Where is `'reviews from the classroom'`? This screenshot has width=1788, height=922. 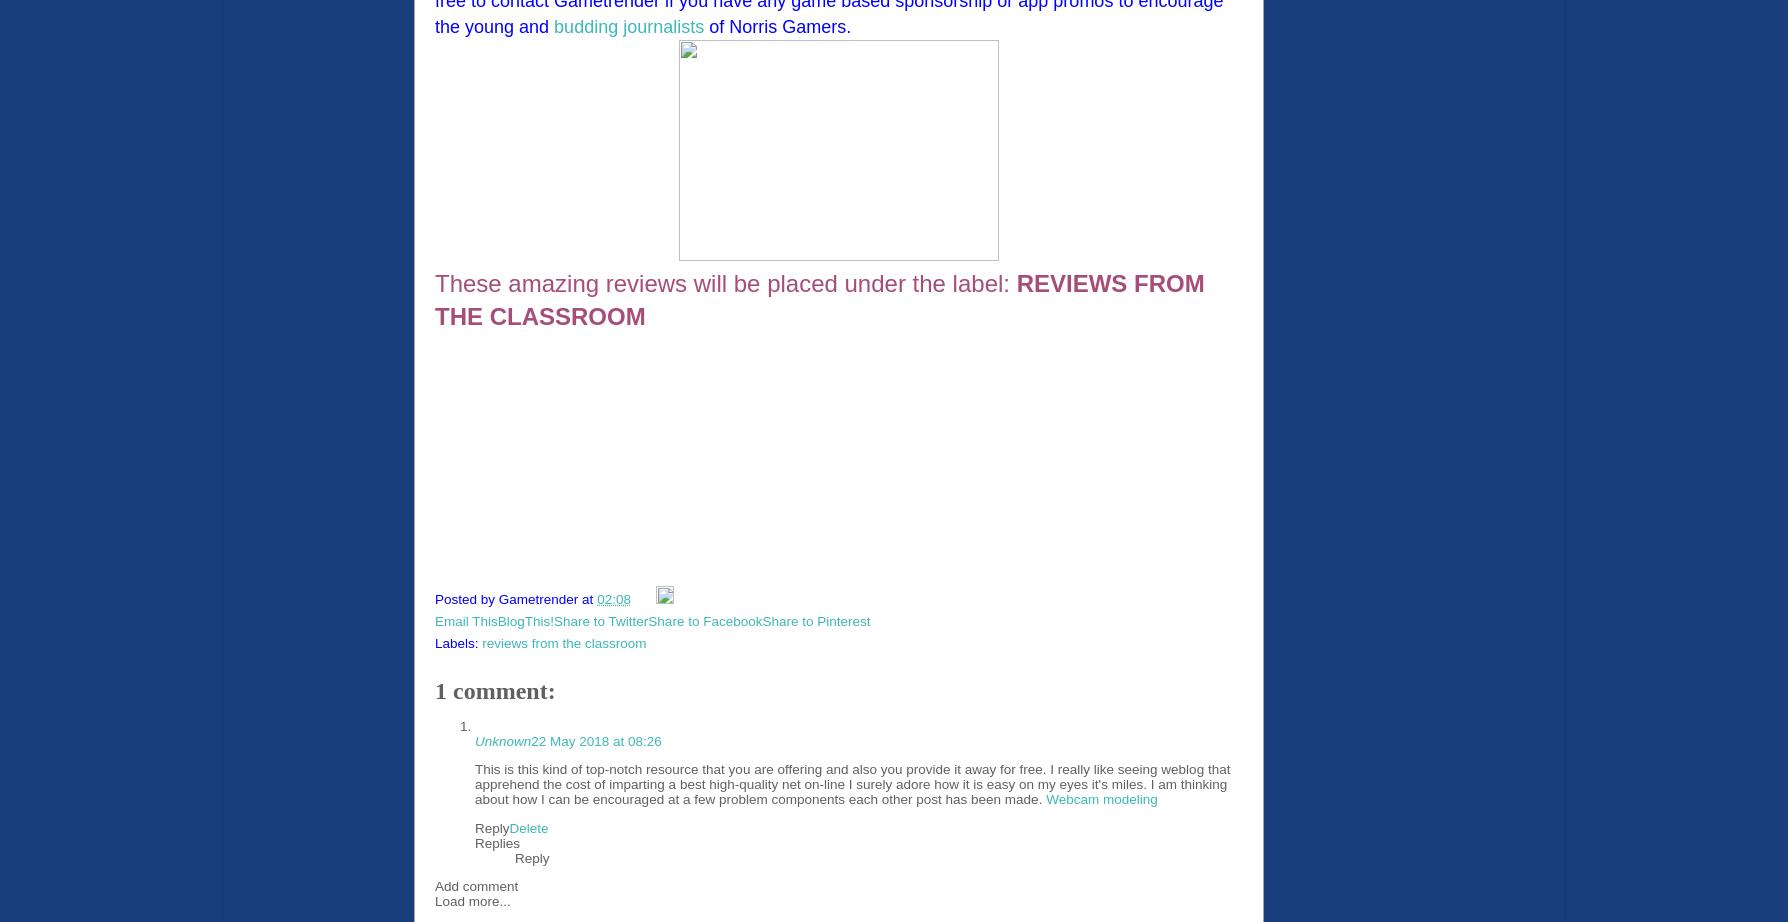
'reviews from the classroom' is located at coordinates (563, 642).